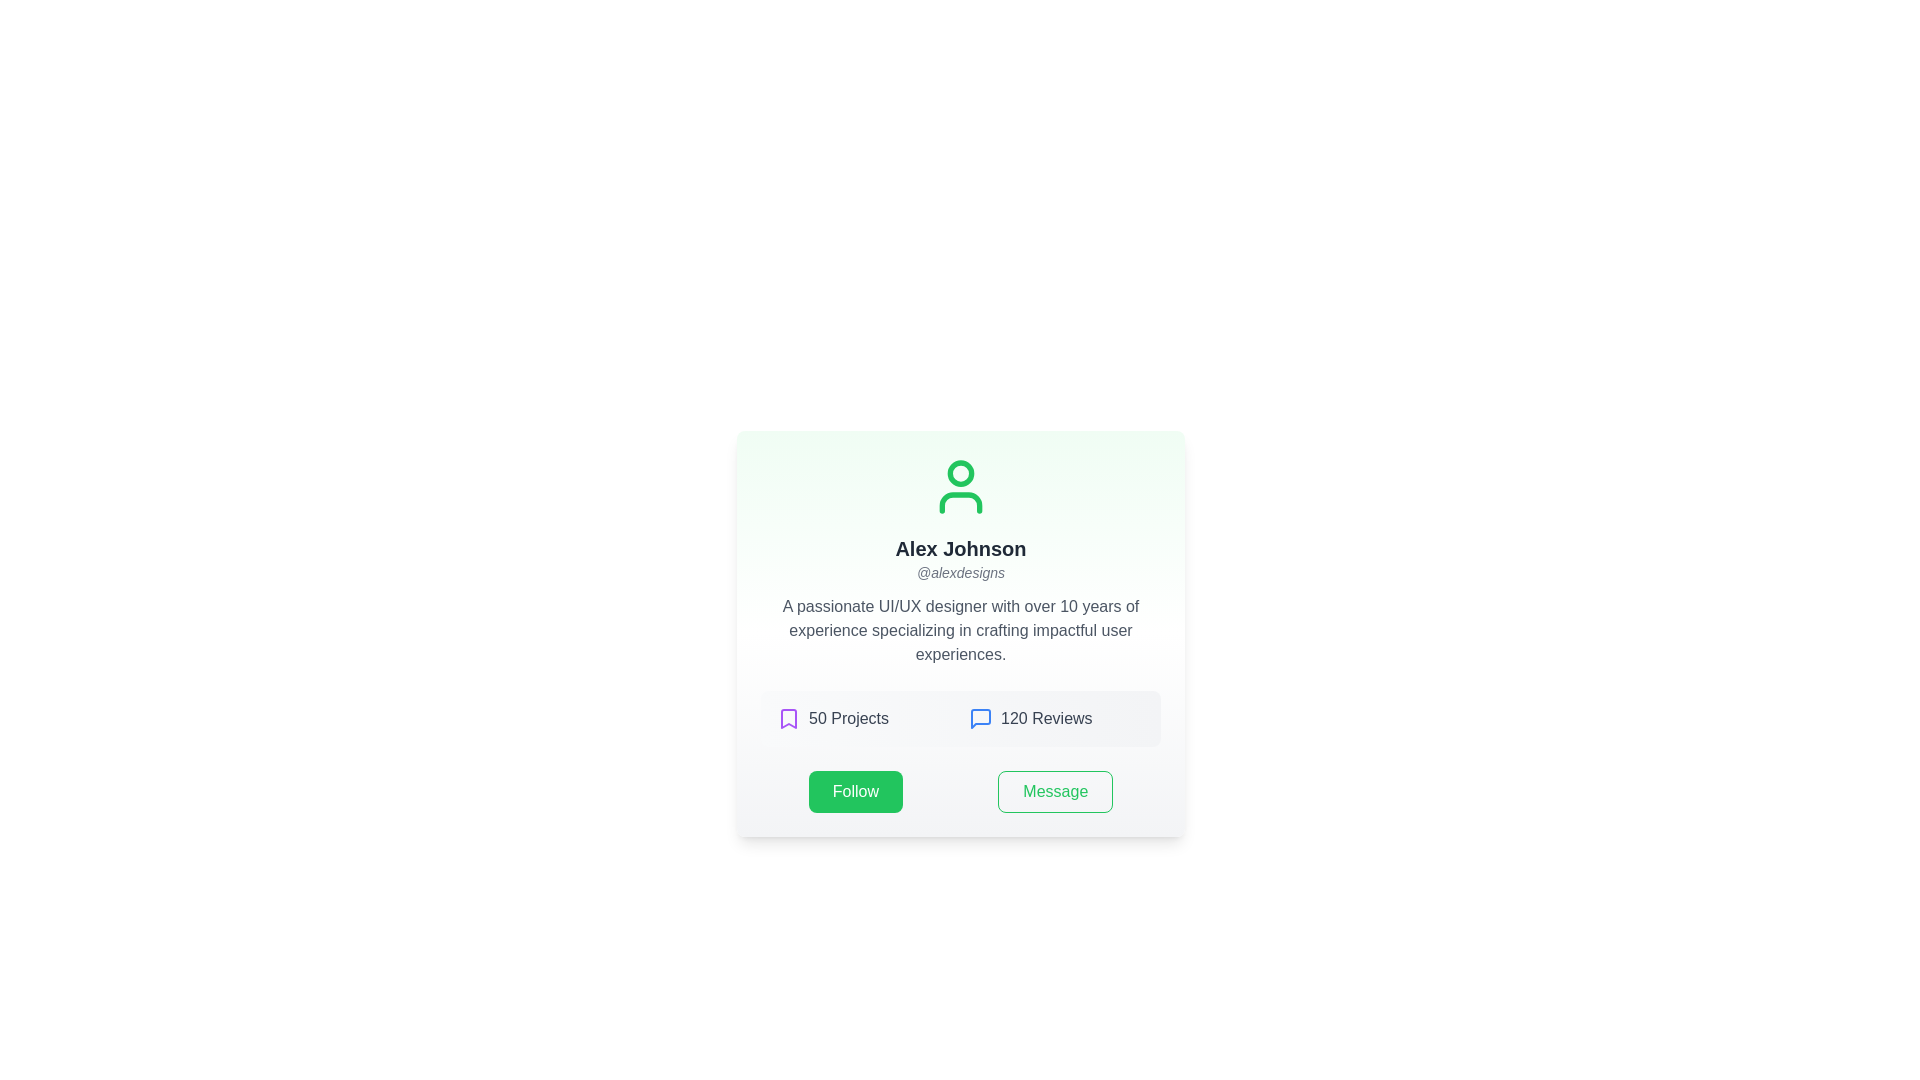 The height and width of the screenshot is (1080, 1920). Describe the element at coordinates (1055, 717) in the screenshot. I see `the review count display text label and icon pair, which is the second item in the grid layout positioned to the right of '50 Projects'` at that location.